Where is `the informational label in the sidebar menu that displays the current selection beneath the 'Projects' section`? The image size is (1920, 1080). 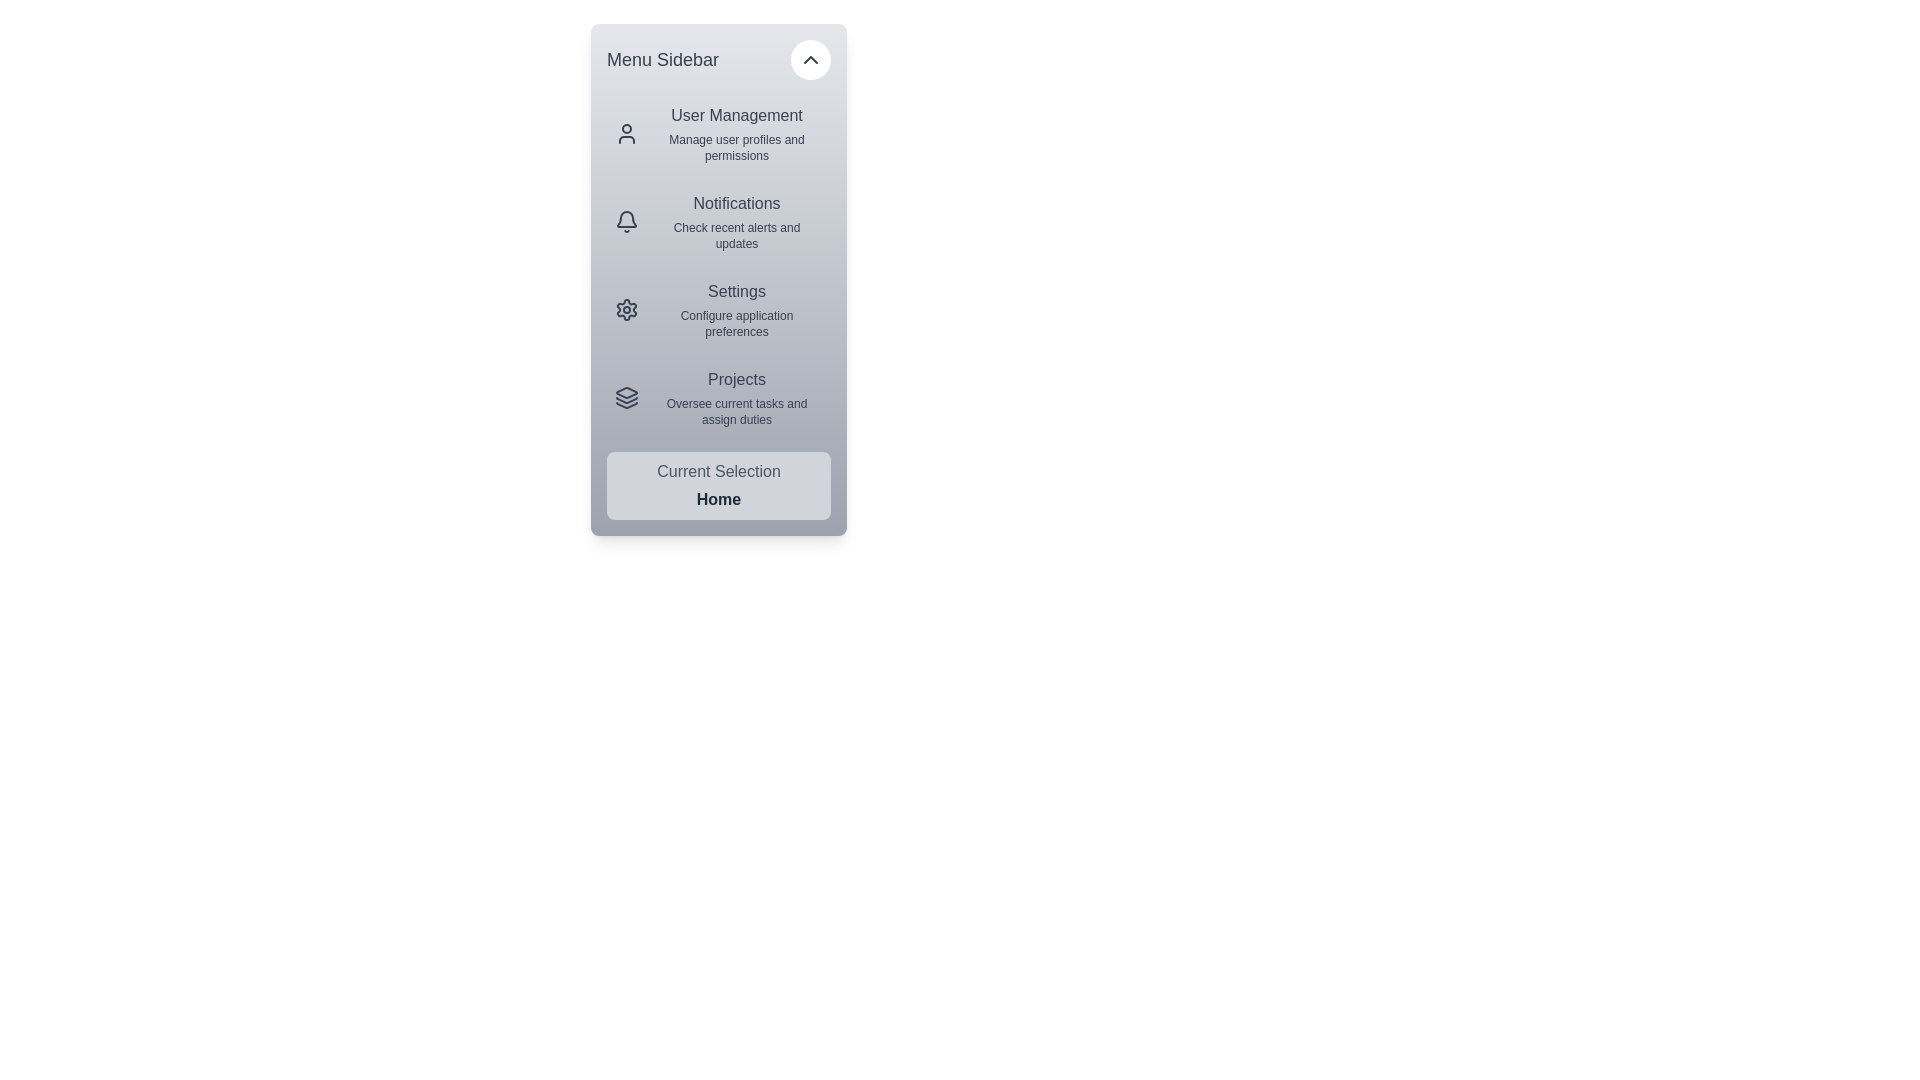
the informational label in the sidebar menu that displays the current selection beneath the 'Projects' section is located at coordinates (719, 486).